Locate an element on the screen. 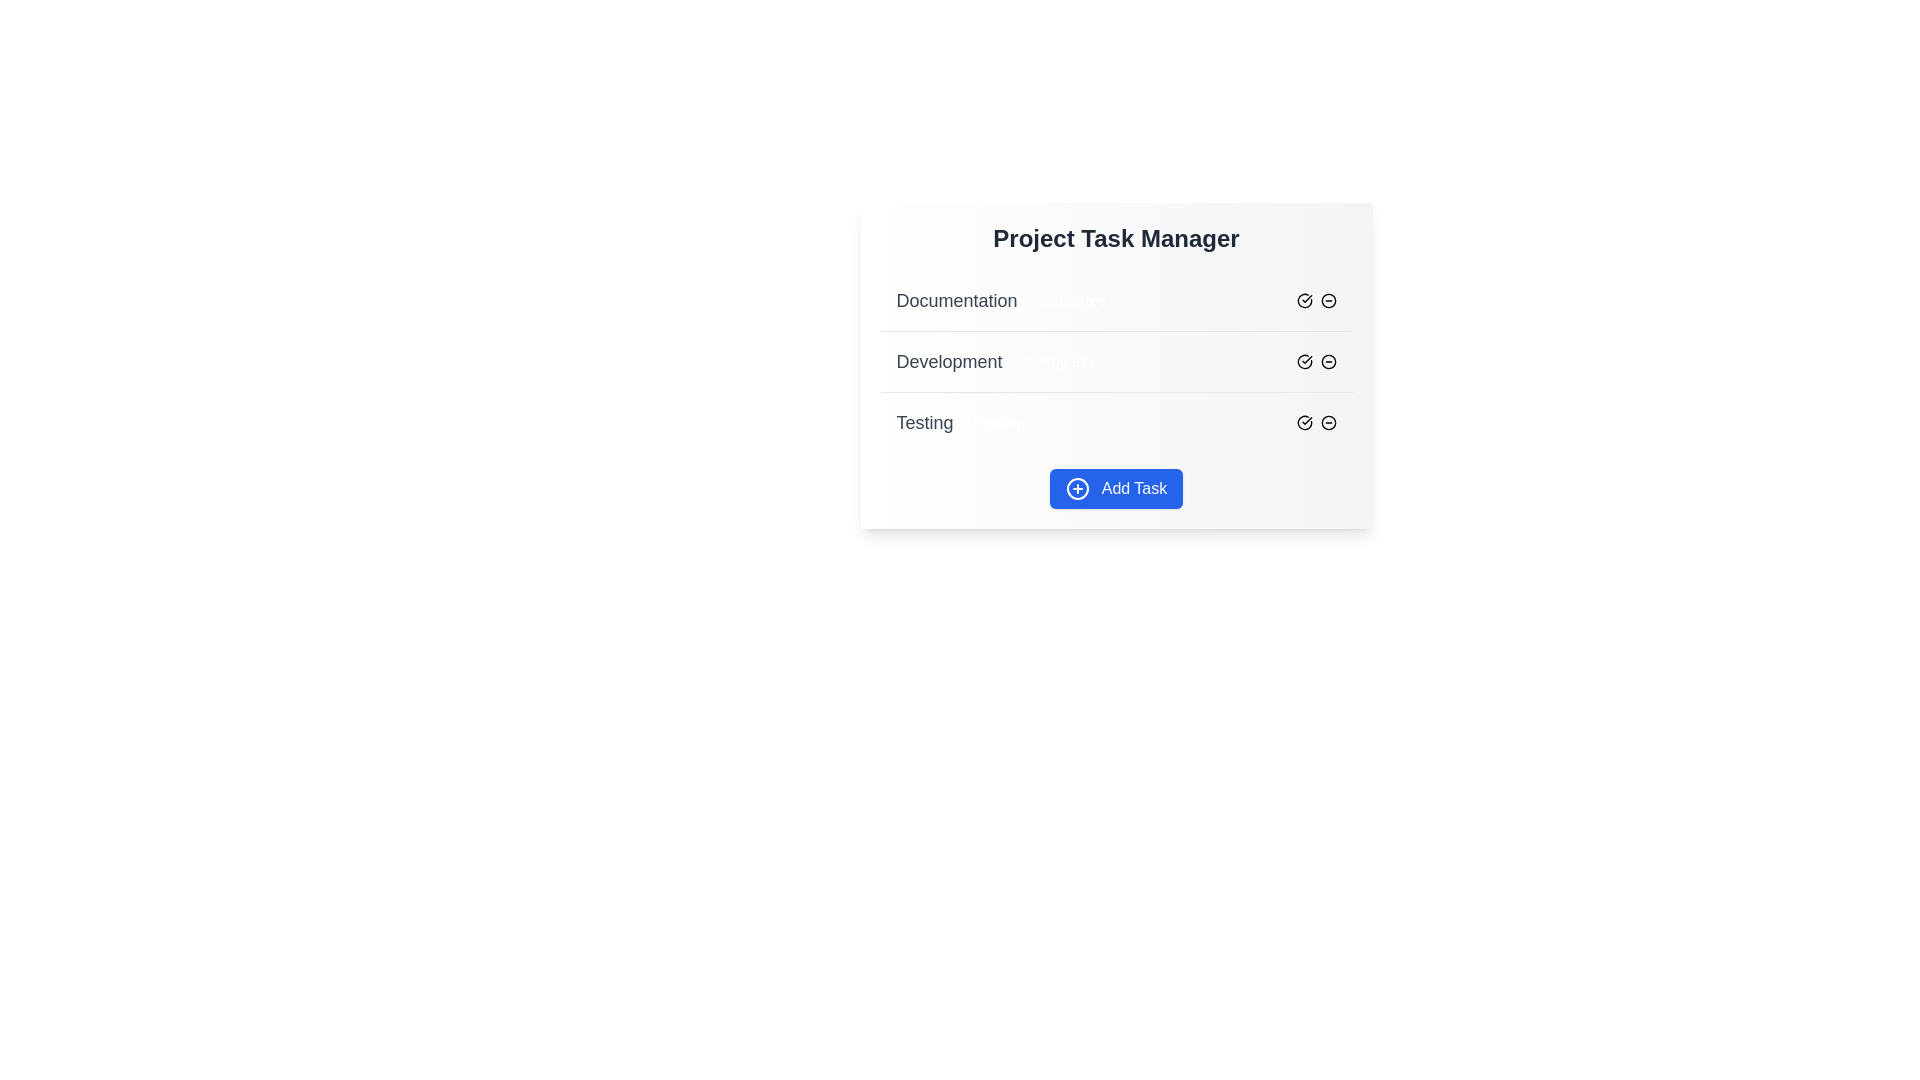 Image resolution: width=1920 pixels, height=1080 pixels. the small circular icon with a plus sign inside the blue 'Add Task' button is located at coordinates (1076, 489).